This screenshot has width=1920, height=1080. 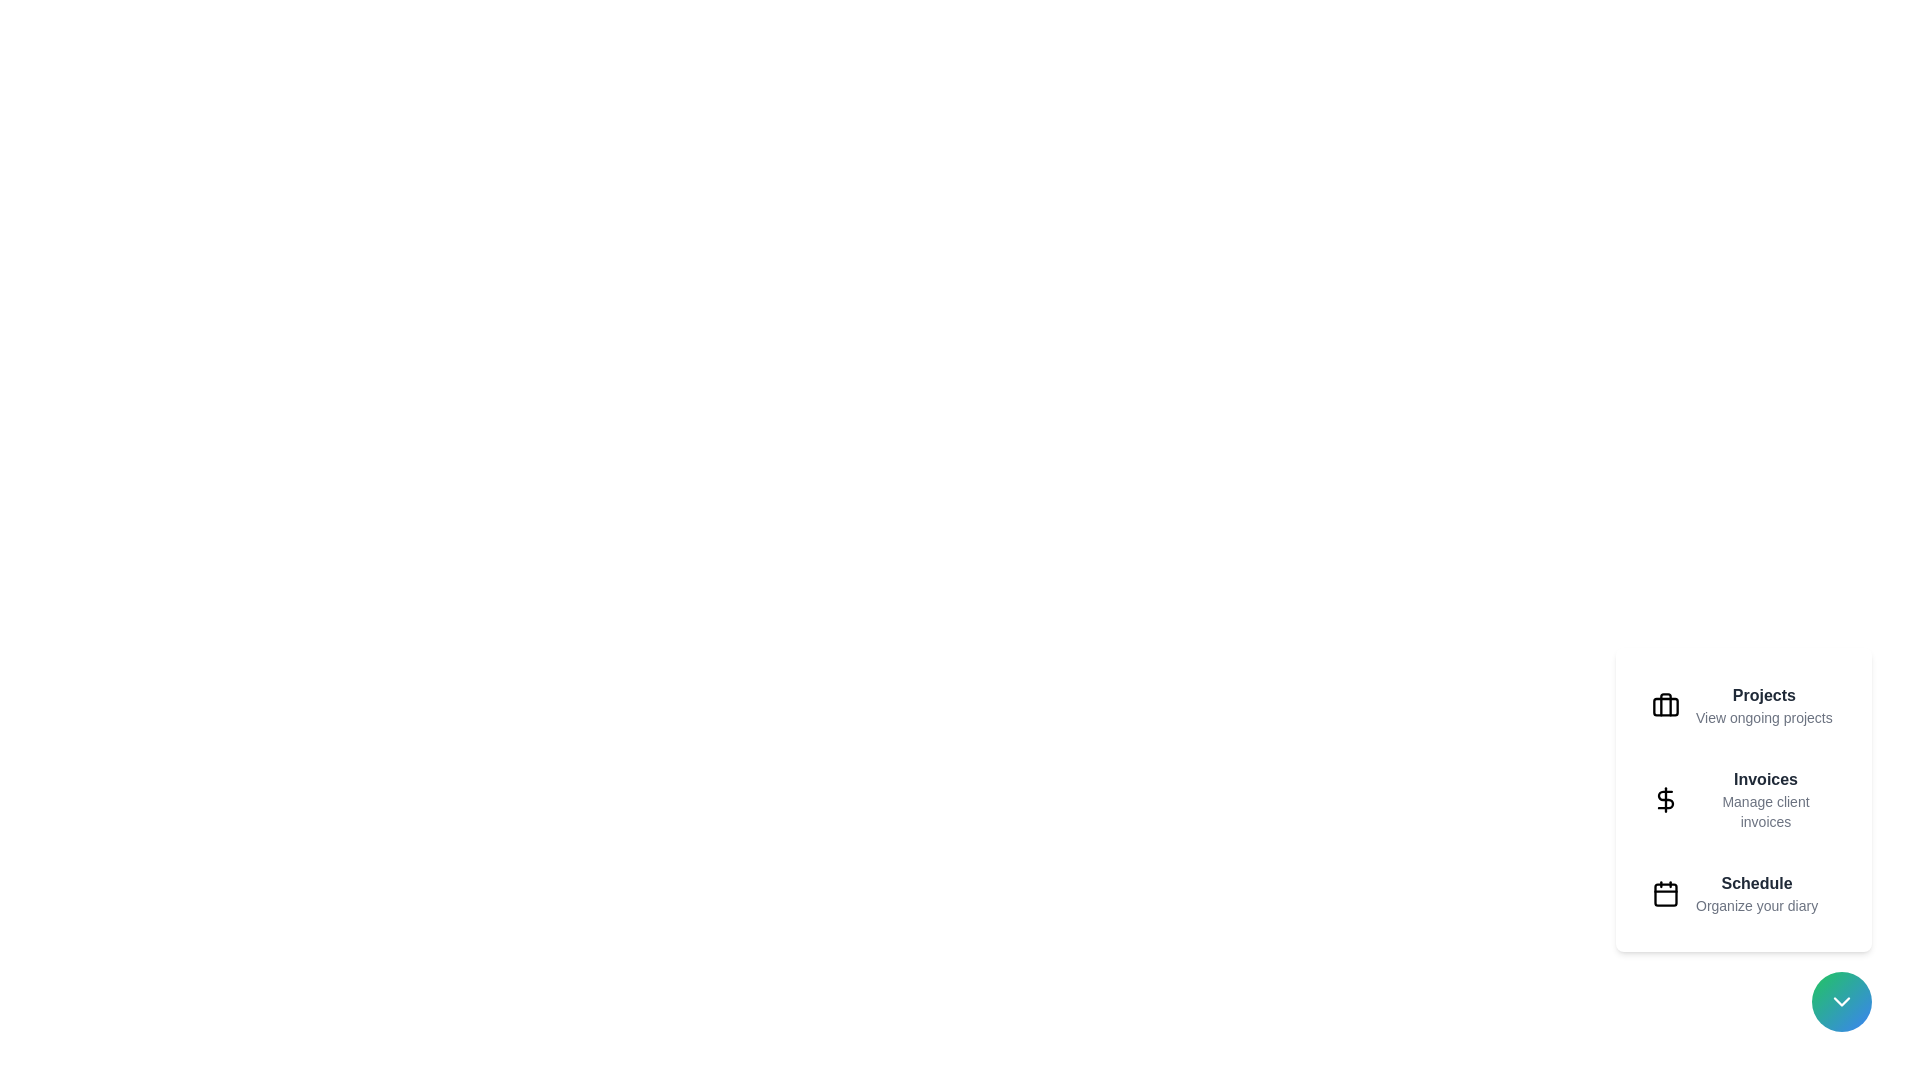 What do you see at coordinates (1841, 1002) in the screenshot?
I see `the floating action button to toggle the menu's visibility` at bounding box center [1841, 1002].